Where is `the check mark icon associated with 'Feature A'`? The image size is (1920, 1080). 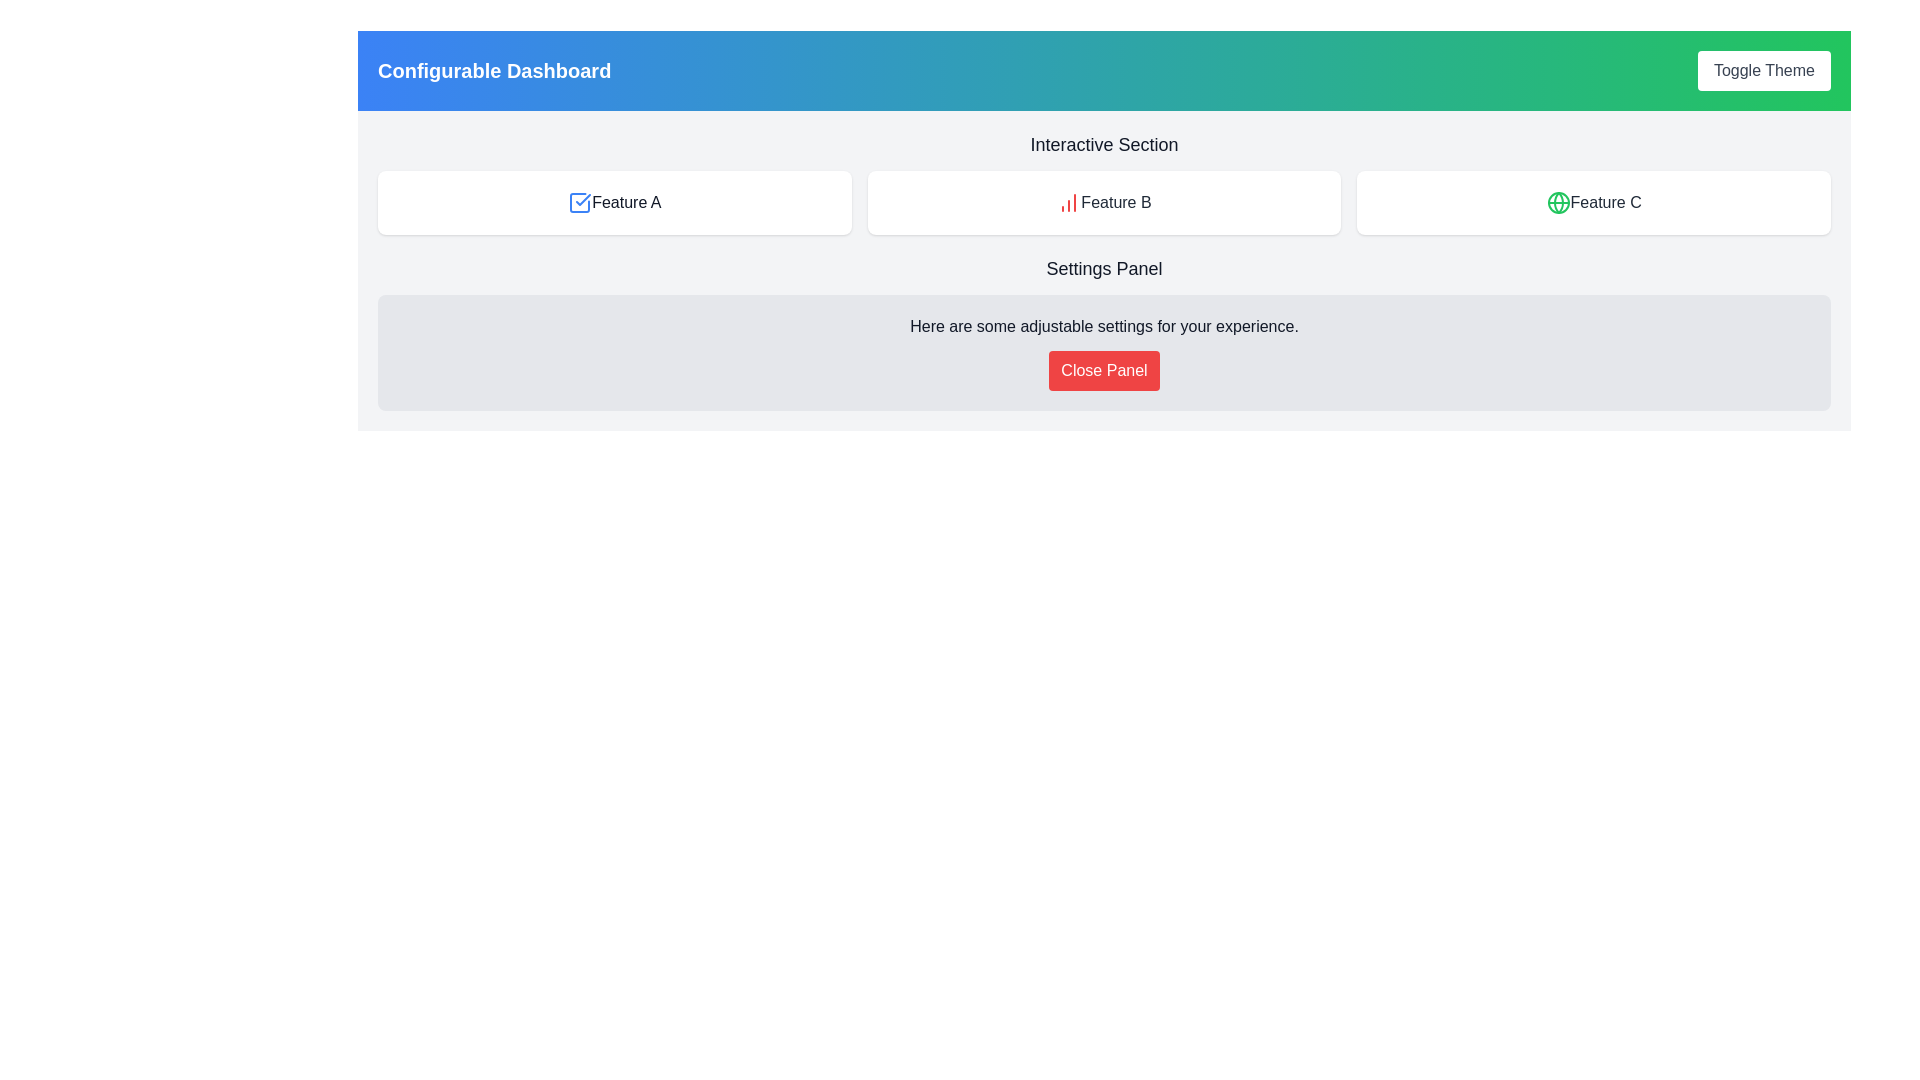
the check mark icon associated with 'Feature A' is located at coordinates (582, 200).